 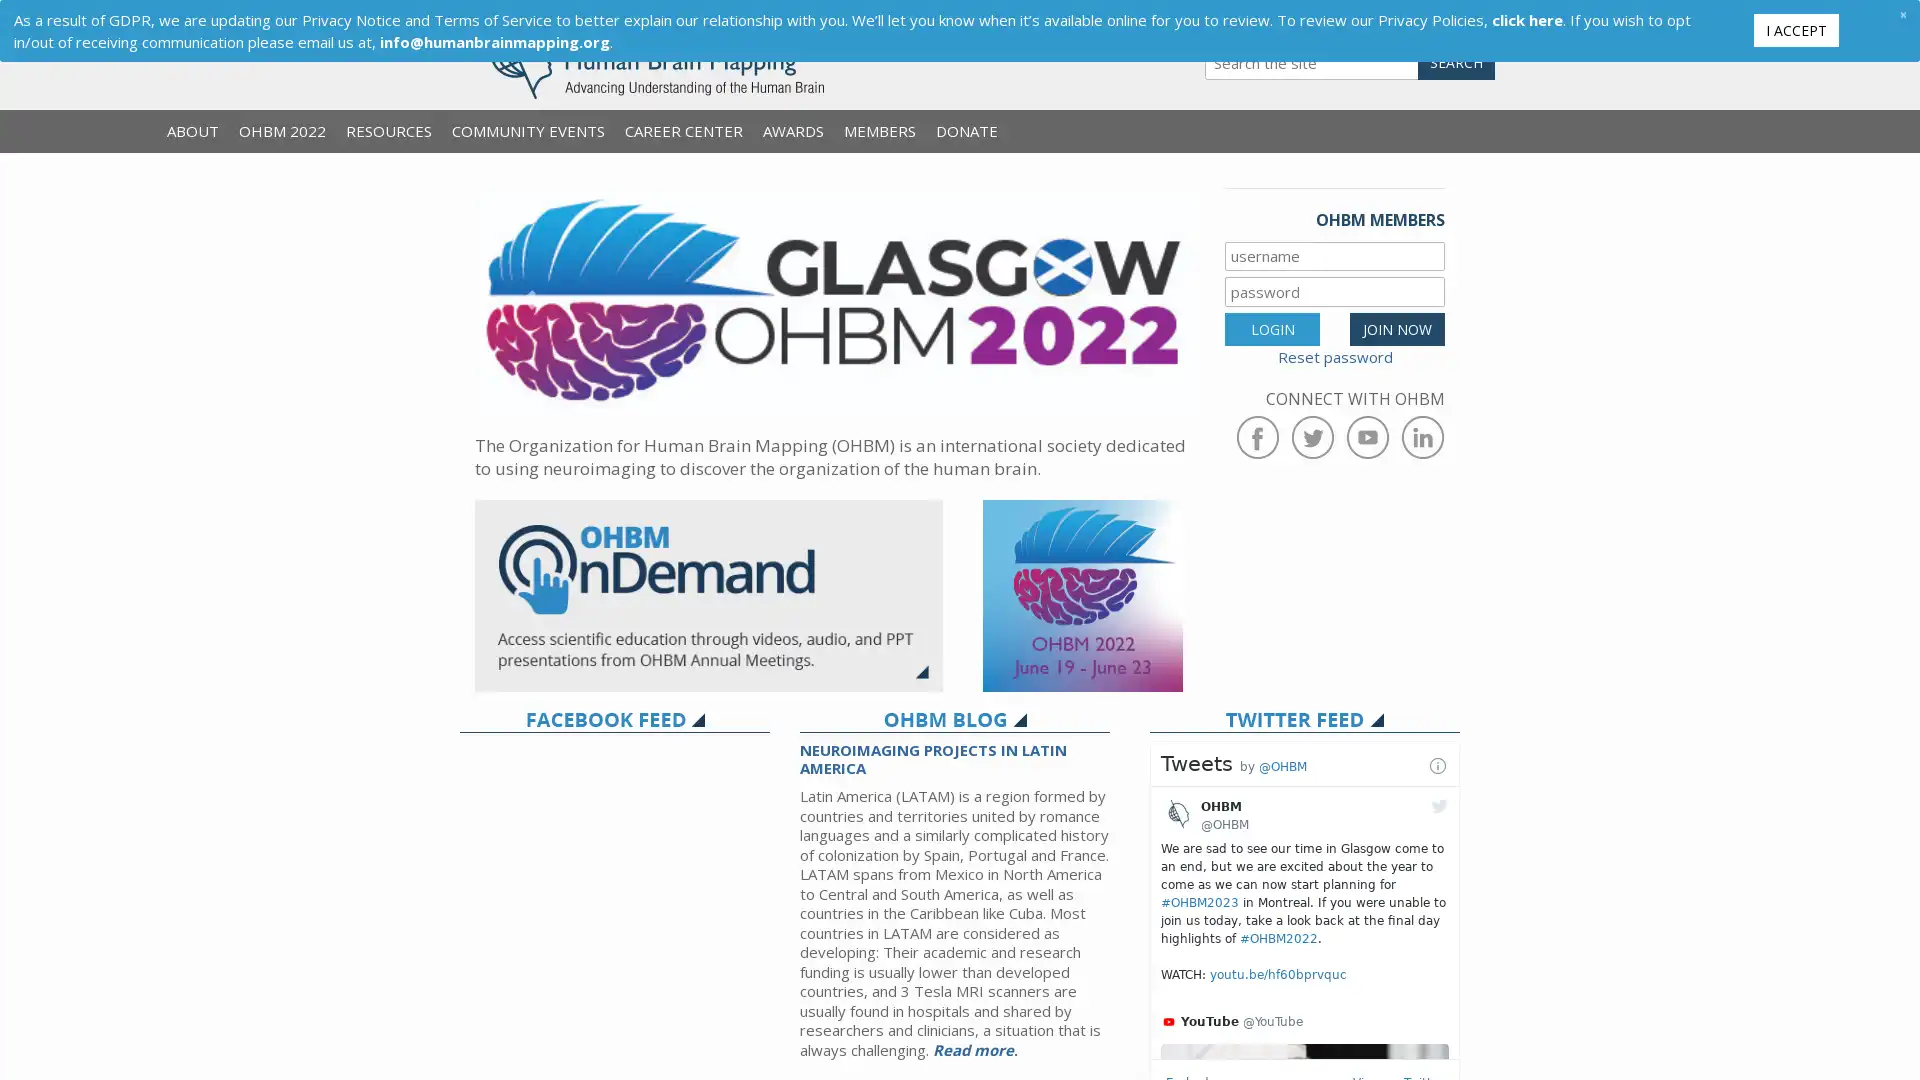 What do you see at coordinates (1795, 29) in the screenshot?
I see `I ACCEPT` at bounding box center [1795, 29].